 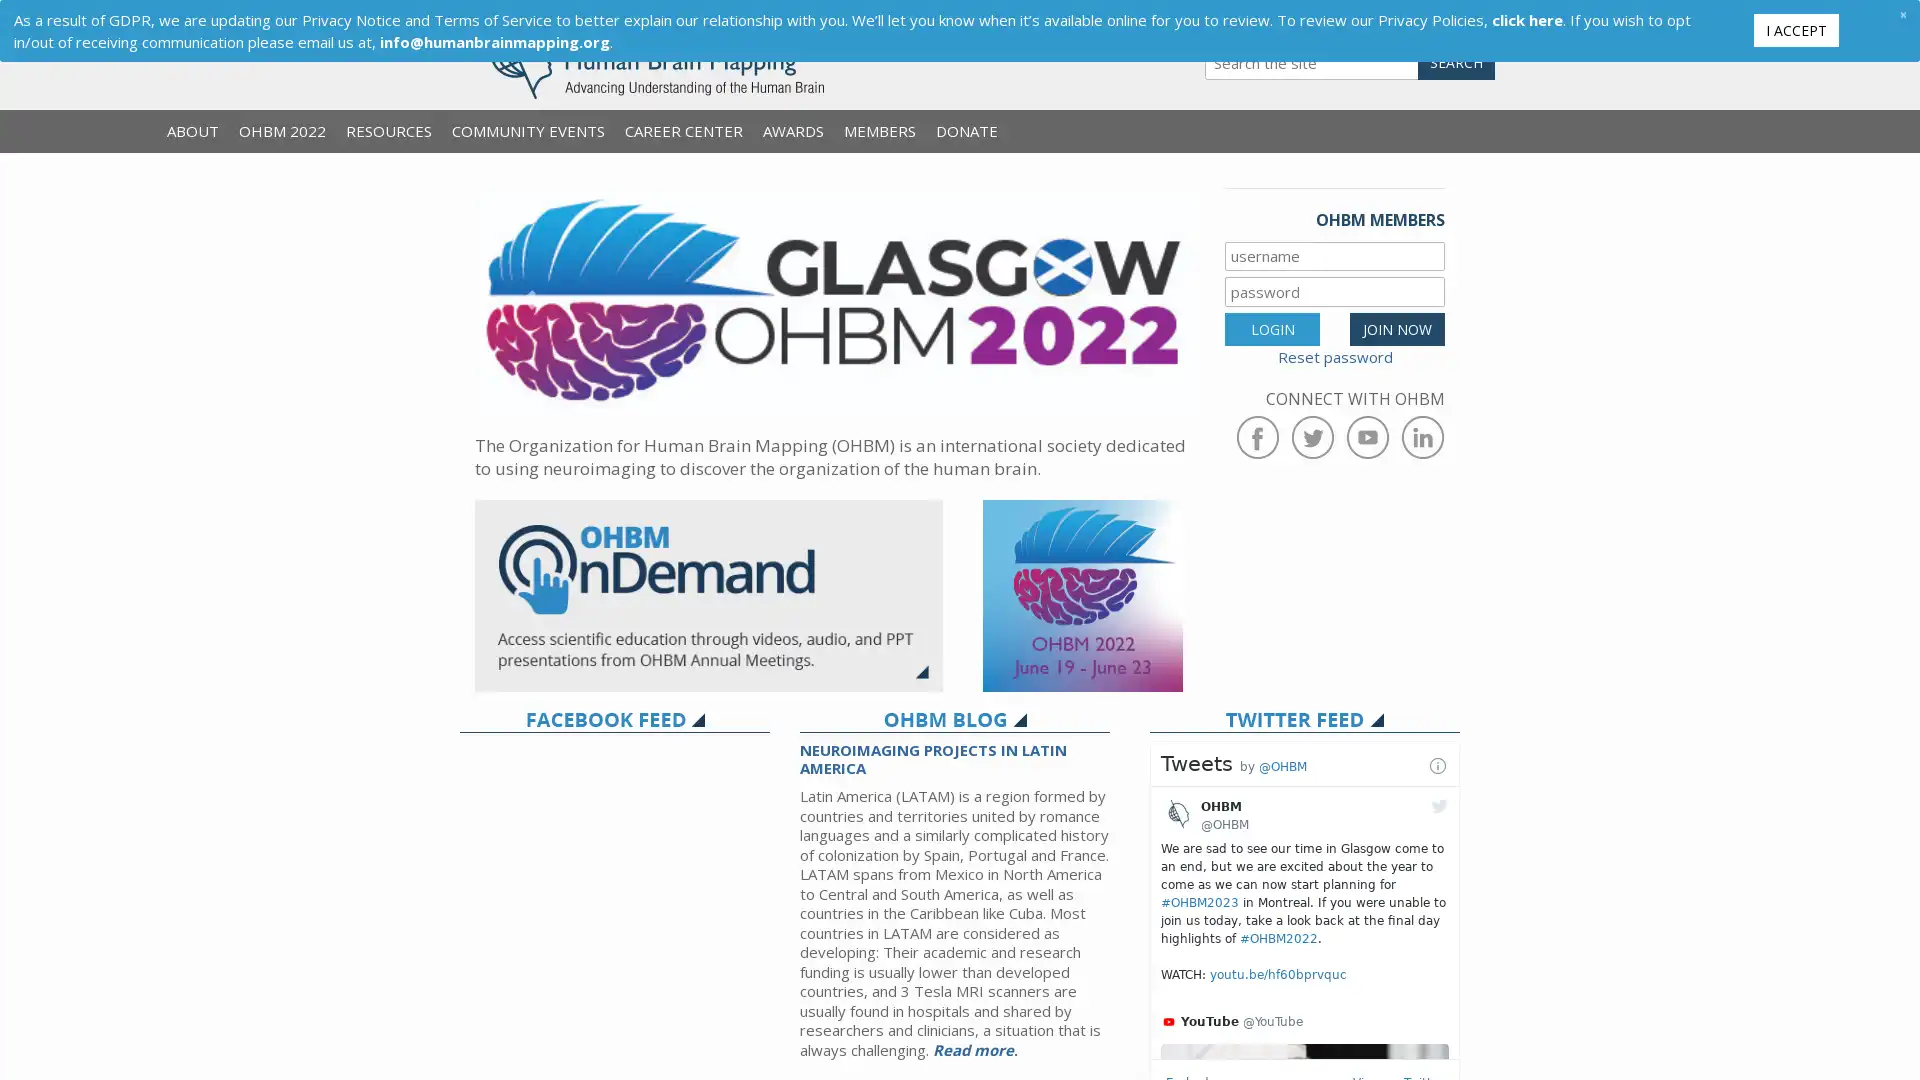 What do you see at coordinates (1795, 29) in the screenshot?
I see `I ACCEPT` at bounding box center [1795, 29].